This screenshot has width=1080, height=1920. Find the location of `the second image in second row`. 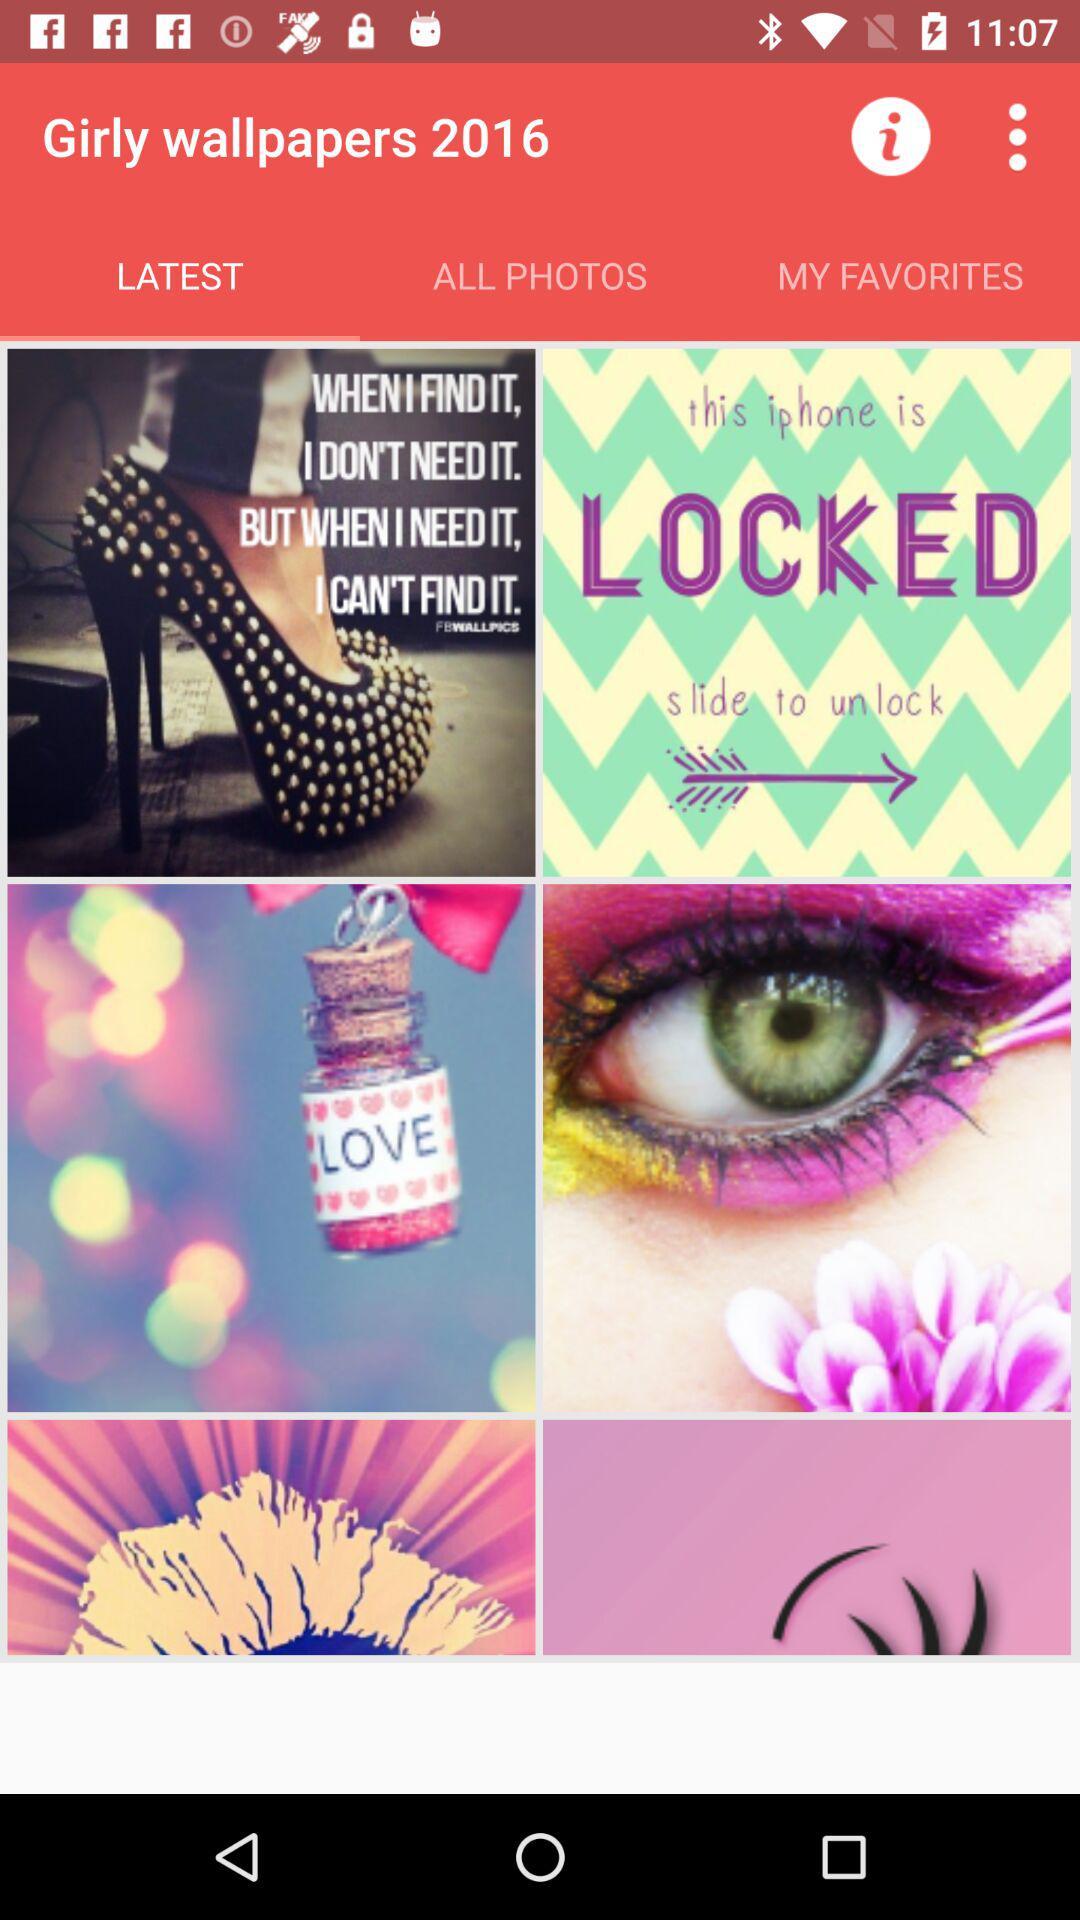

the second image in second row is located at coordinates (805, 1147).